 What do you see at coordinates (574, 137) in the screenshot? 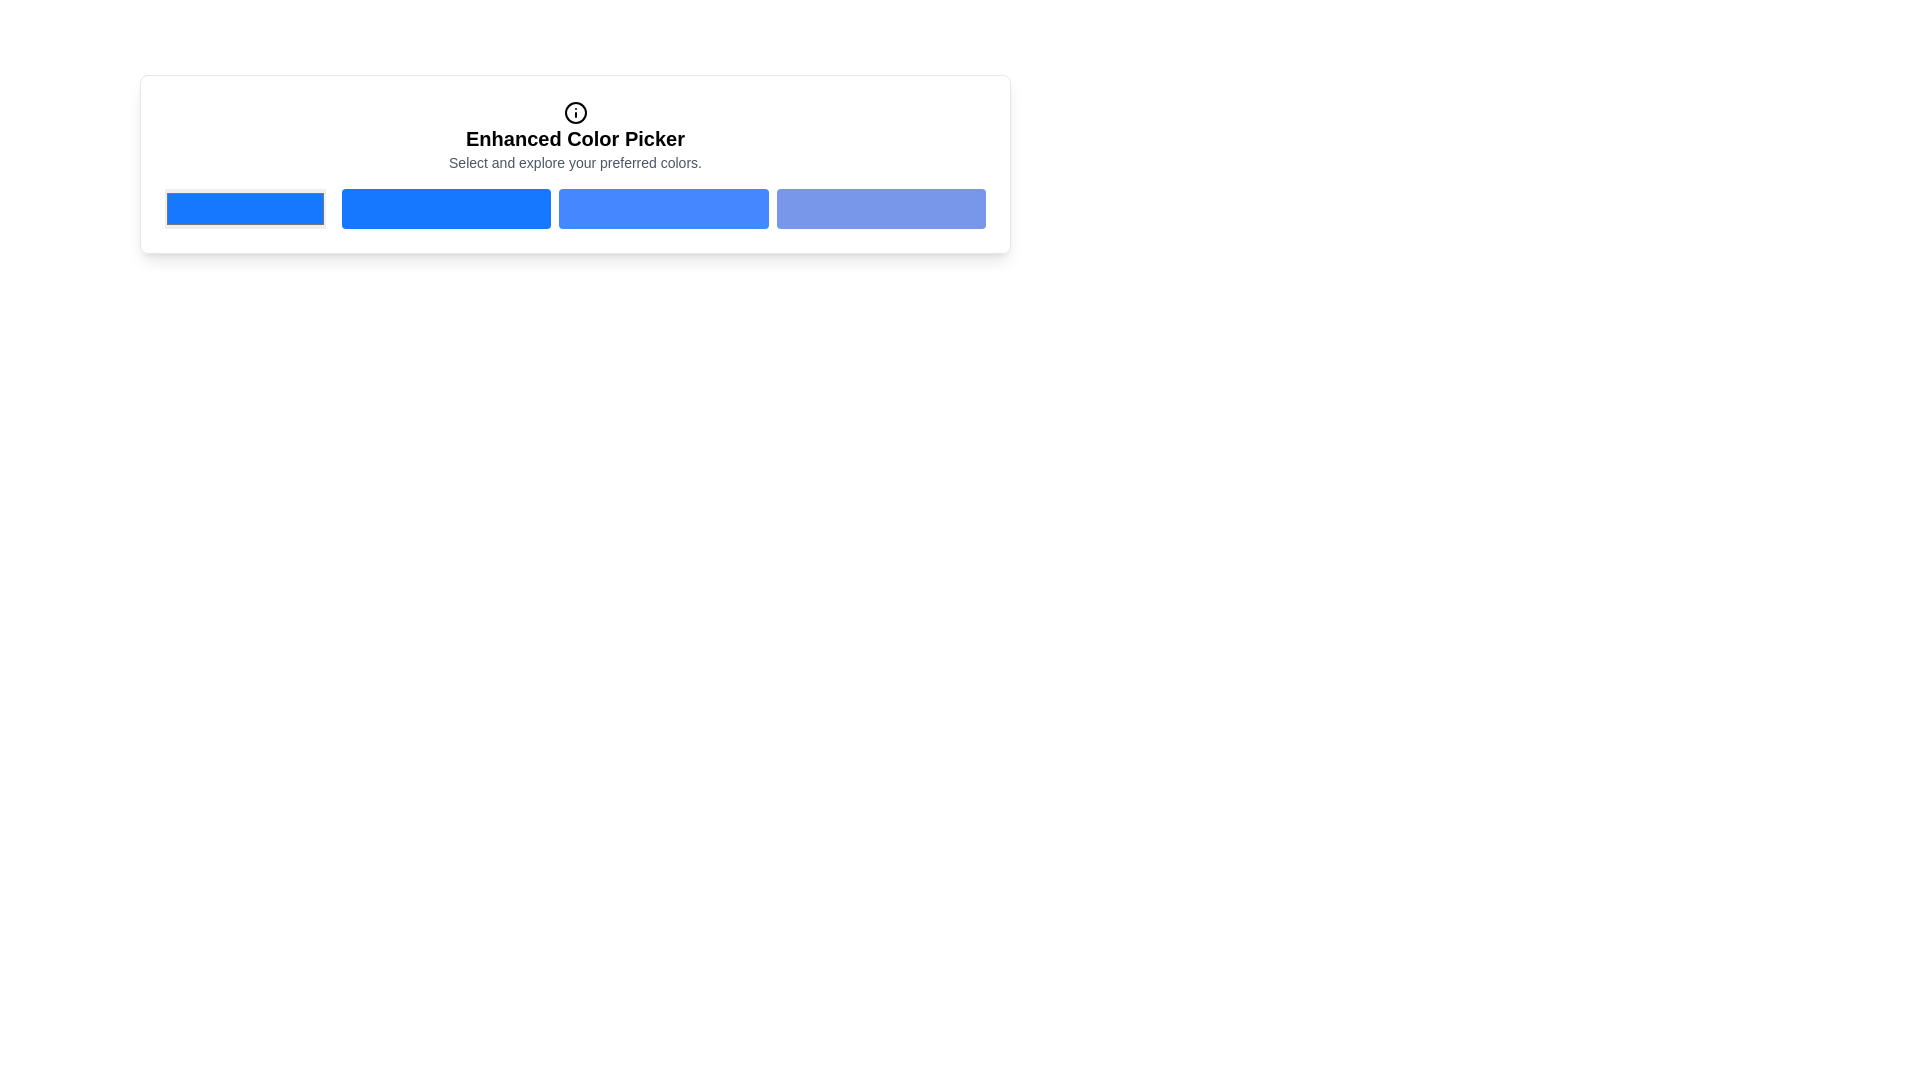
I see `the text label that serves as a title or heading, located horizontally centered above a descriptive text line and below a small circular info icon` at bounding box center [574, 137].